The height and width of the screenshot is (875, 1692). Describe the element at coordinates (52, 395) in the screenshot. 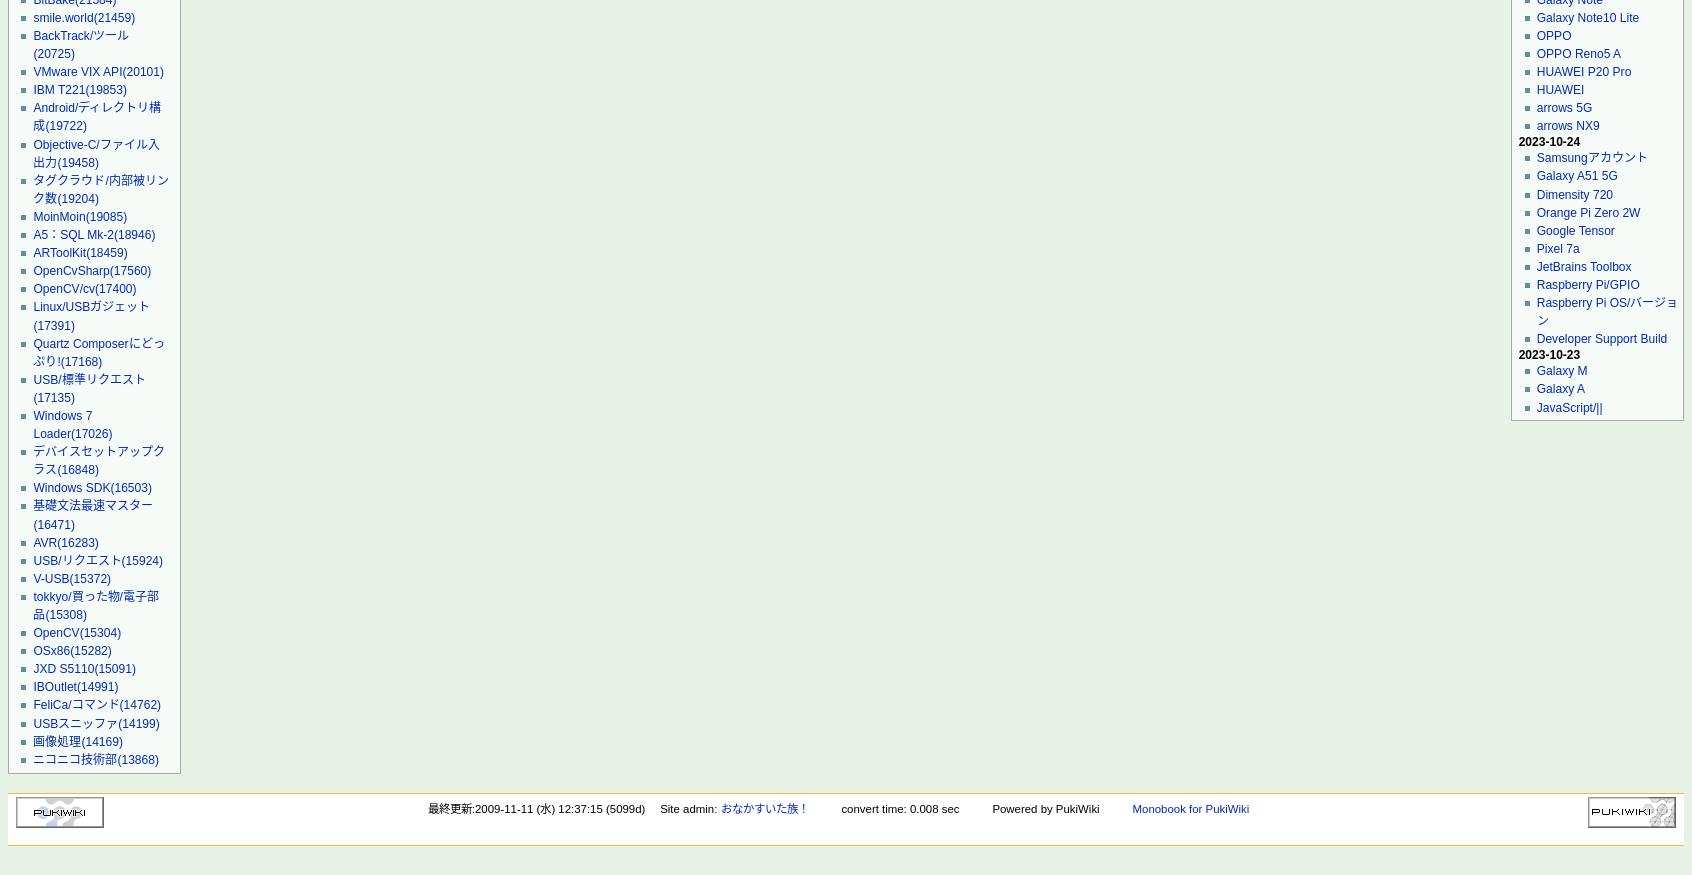

I see `'(17135)'` at that location.